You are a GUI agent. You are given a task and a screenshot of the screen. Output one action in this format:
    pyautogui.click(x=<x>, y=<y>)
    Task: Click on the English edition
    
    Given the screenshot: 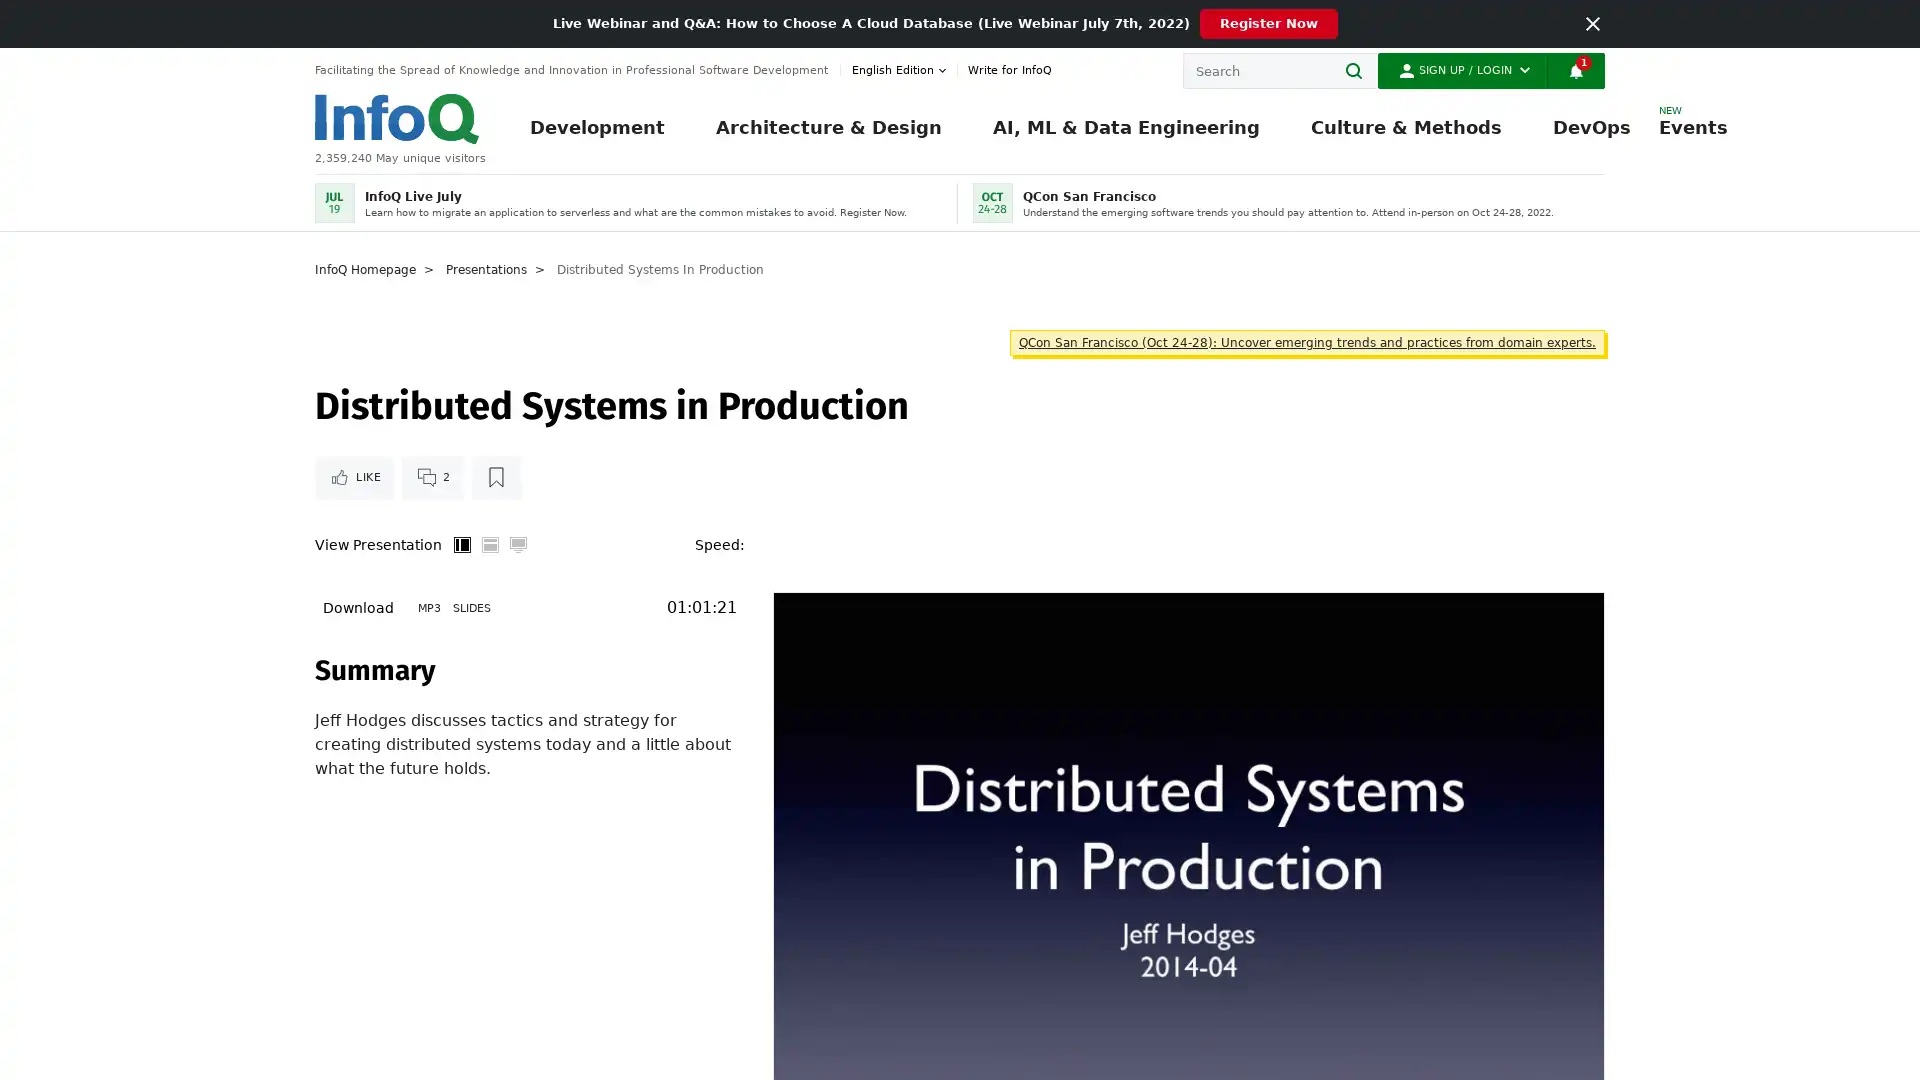 What is the action you would take?
    pyautogui.click(x=901, y=69)
    